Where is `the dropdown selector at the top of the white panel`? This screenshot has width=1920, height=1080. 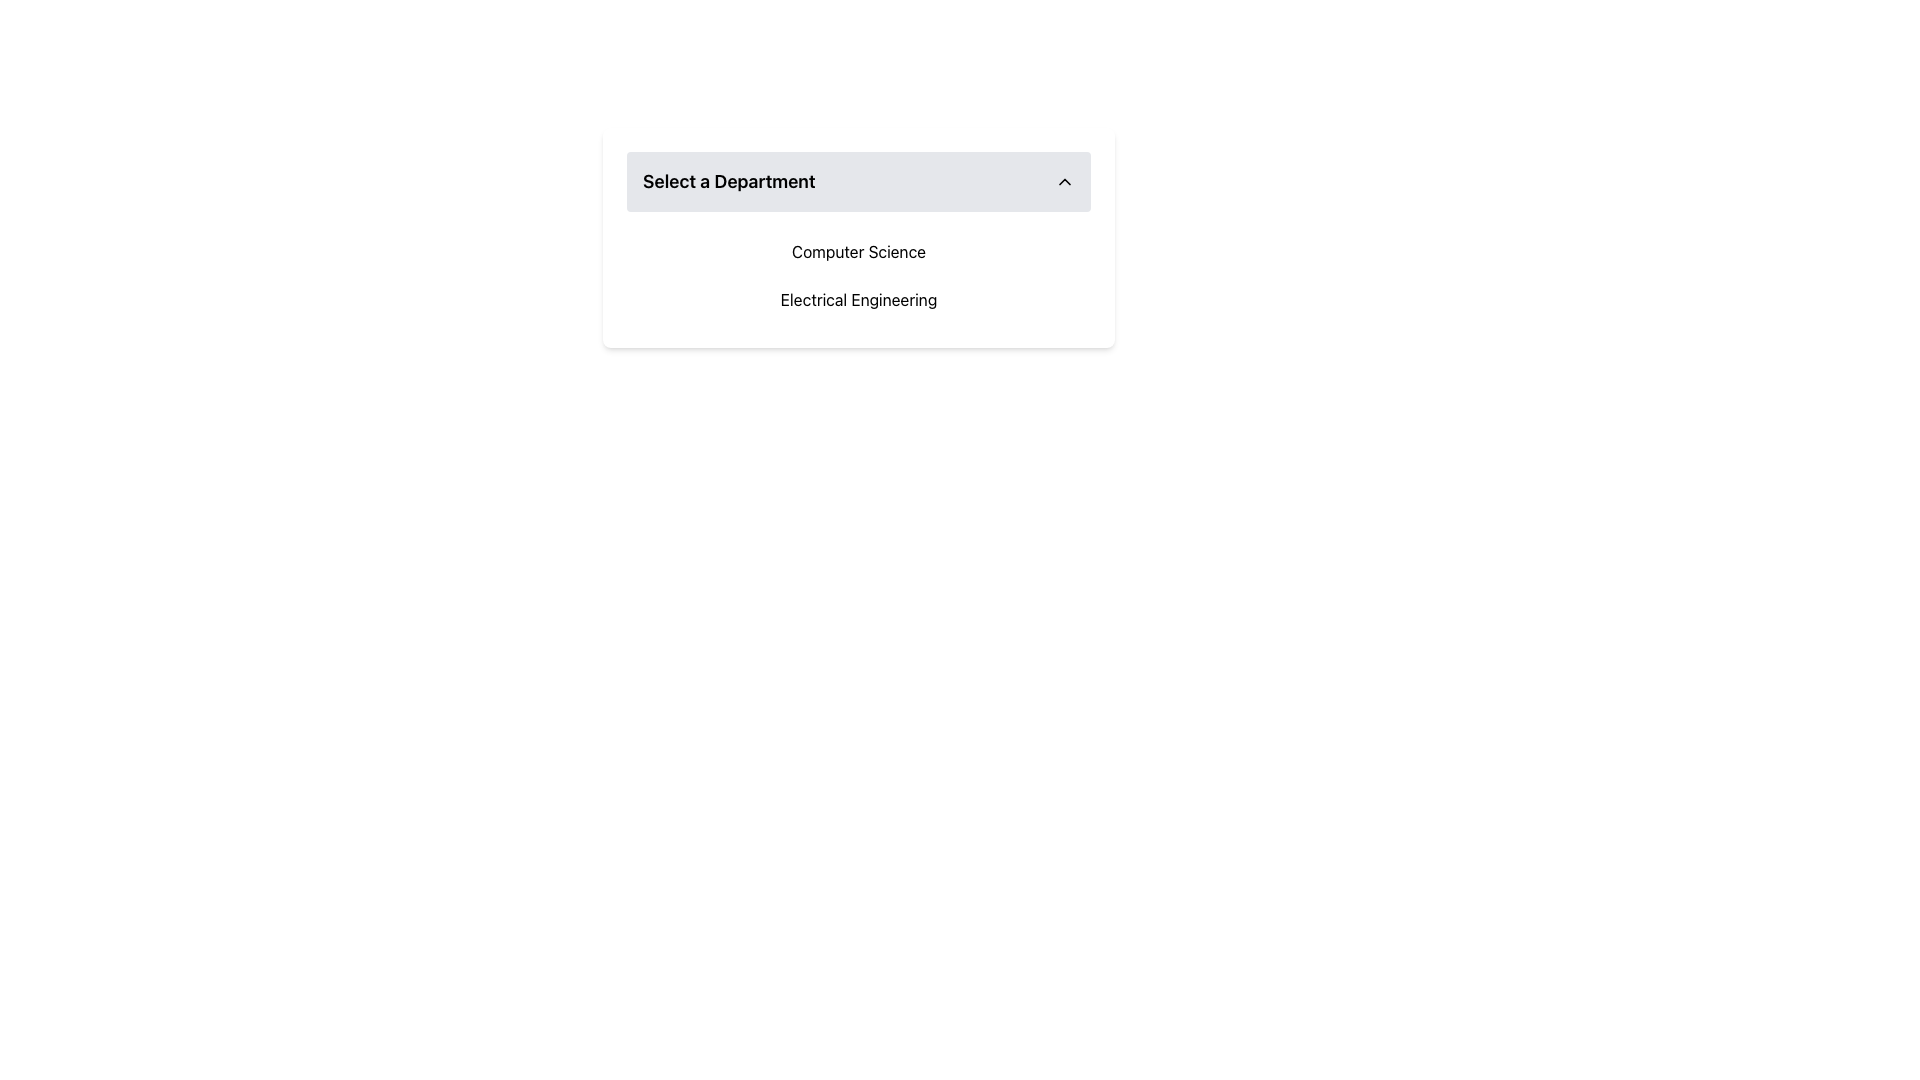
the dropdown selector at the top of the white panel is located at coordinates (859, 181).